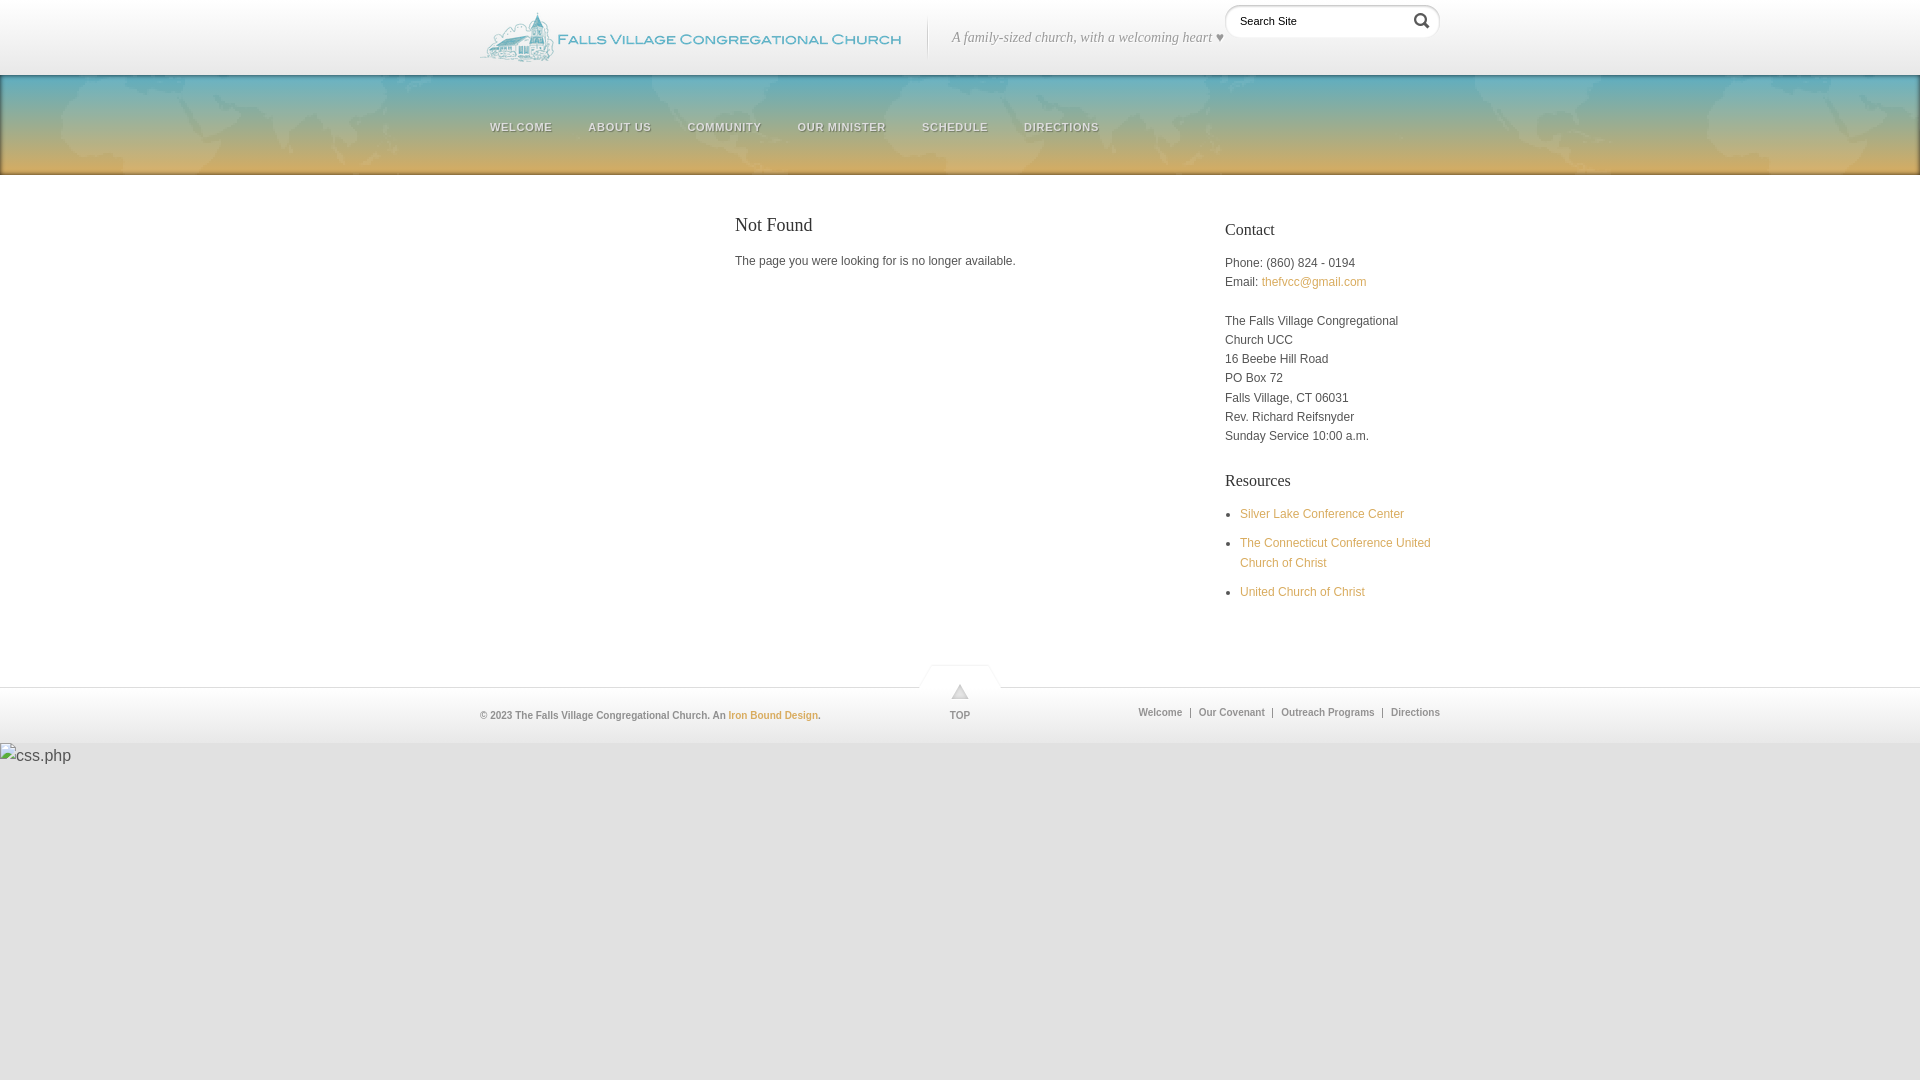 The width and height of the screenshot is (1920, 1080). Describe the element at coordinates (1323, 712) in the screenshot. I see `'Outreach Programs'` at that location.